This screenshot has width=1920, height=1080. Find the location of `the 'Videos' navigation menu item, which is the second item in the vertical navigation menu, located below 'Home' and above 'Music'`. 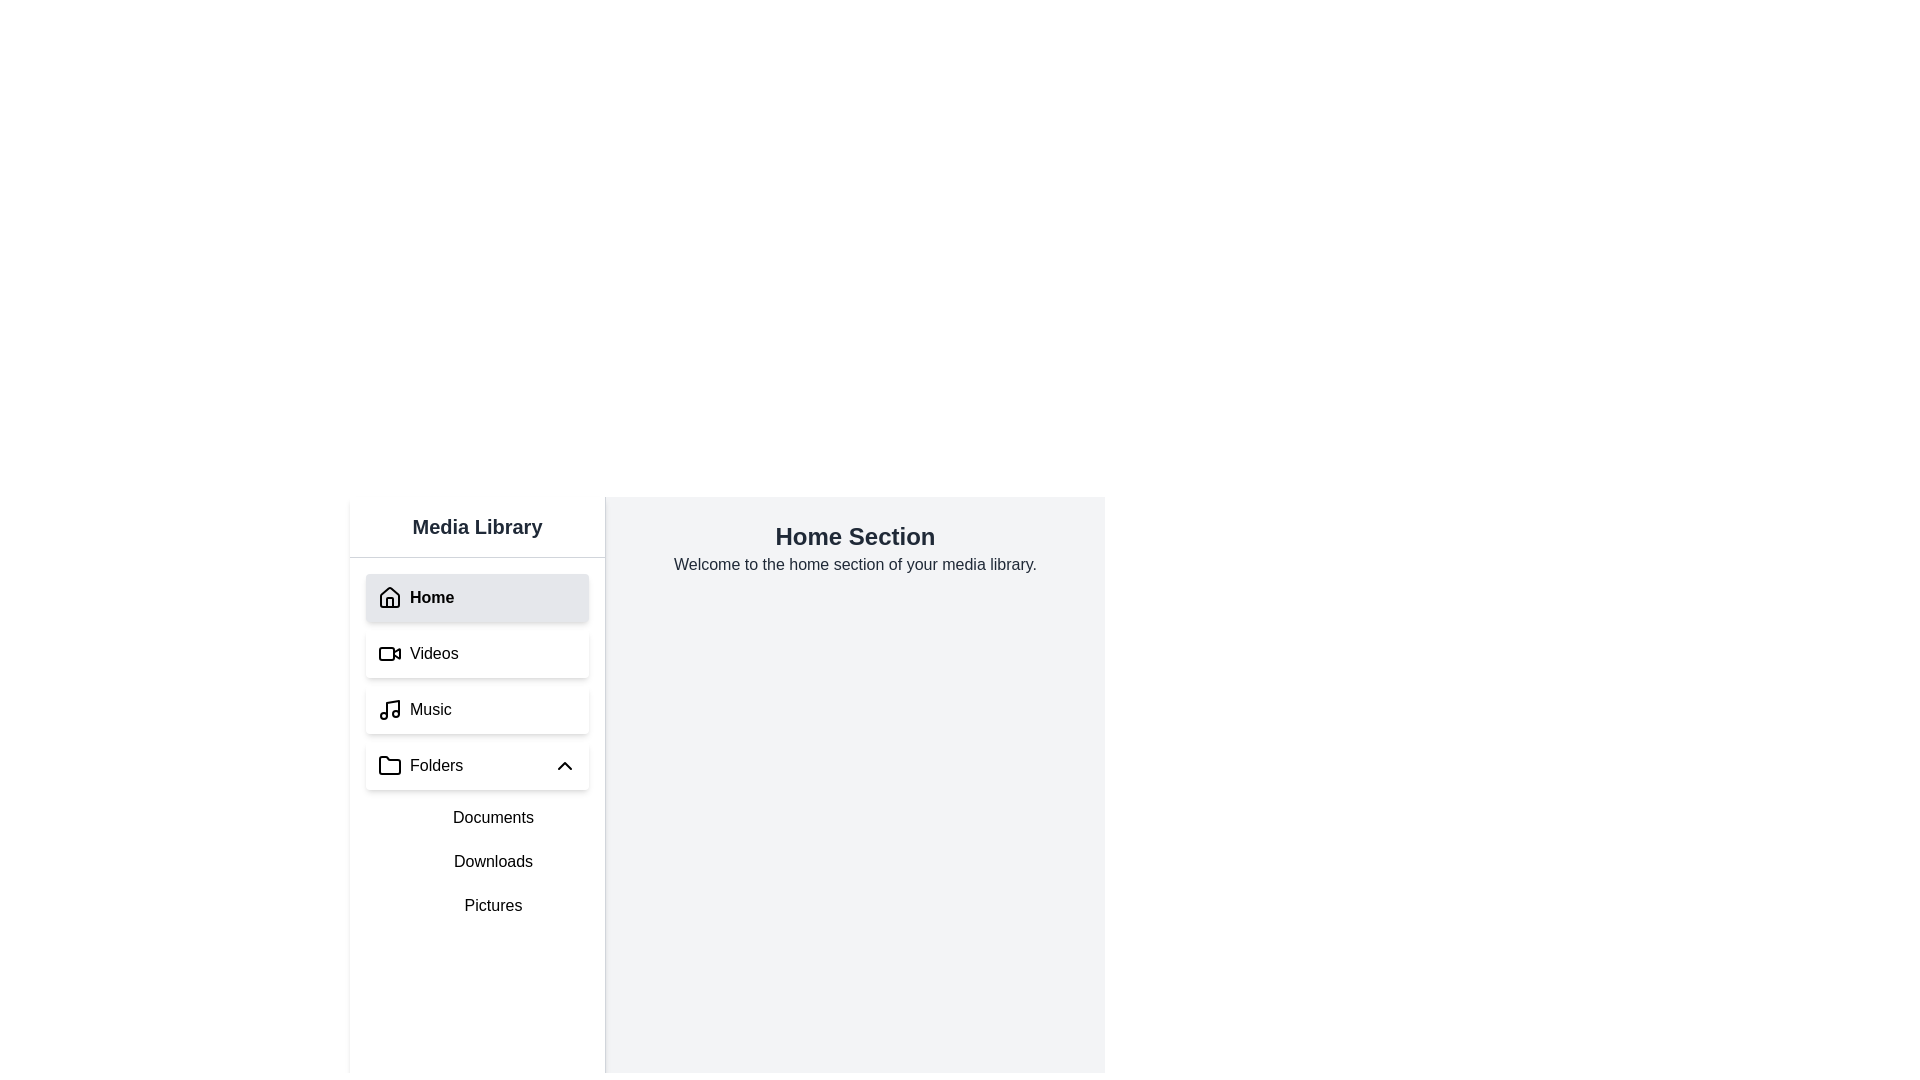

the 'Videos' navigation menu item, which is the second item in the vertical navigation menu, located below 'Home' and above 'Music' is located at coordinates (476, 654).